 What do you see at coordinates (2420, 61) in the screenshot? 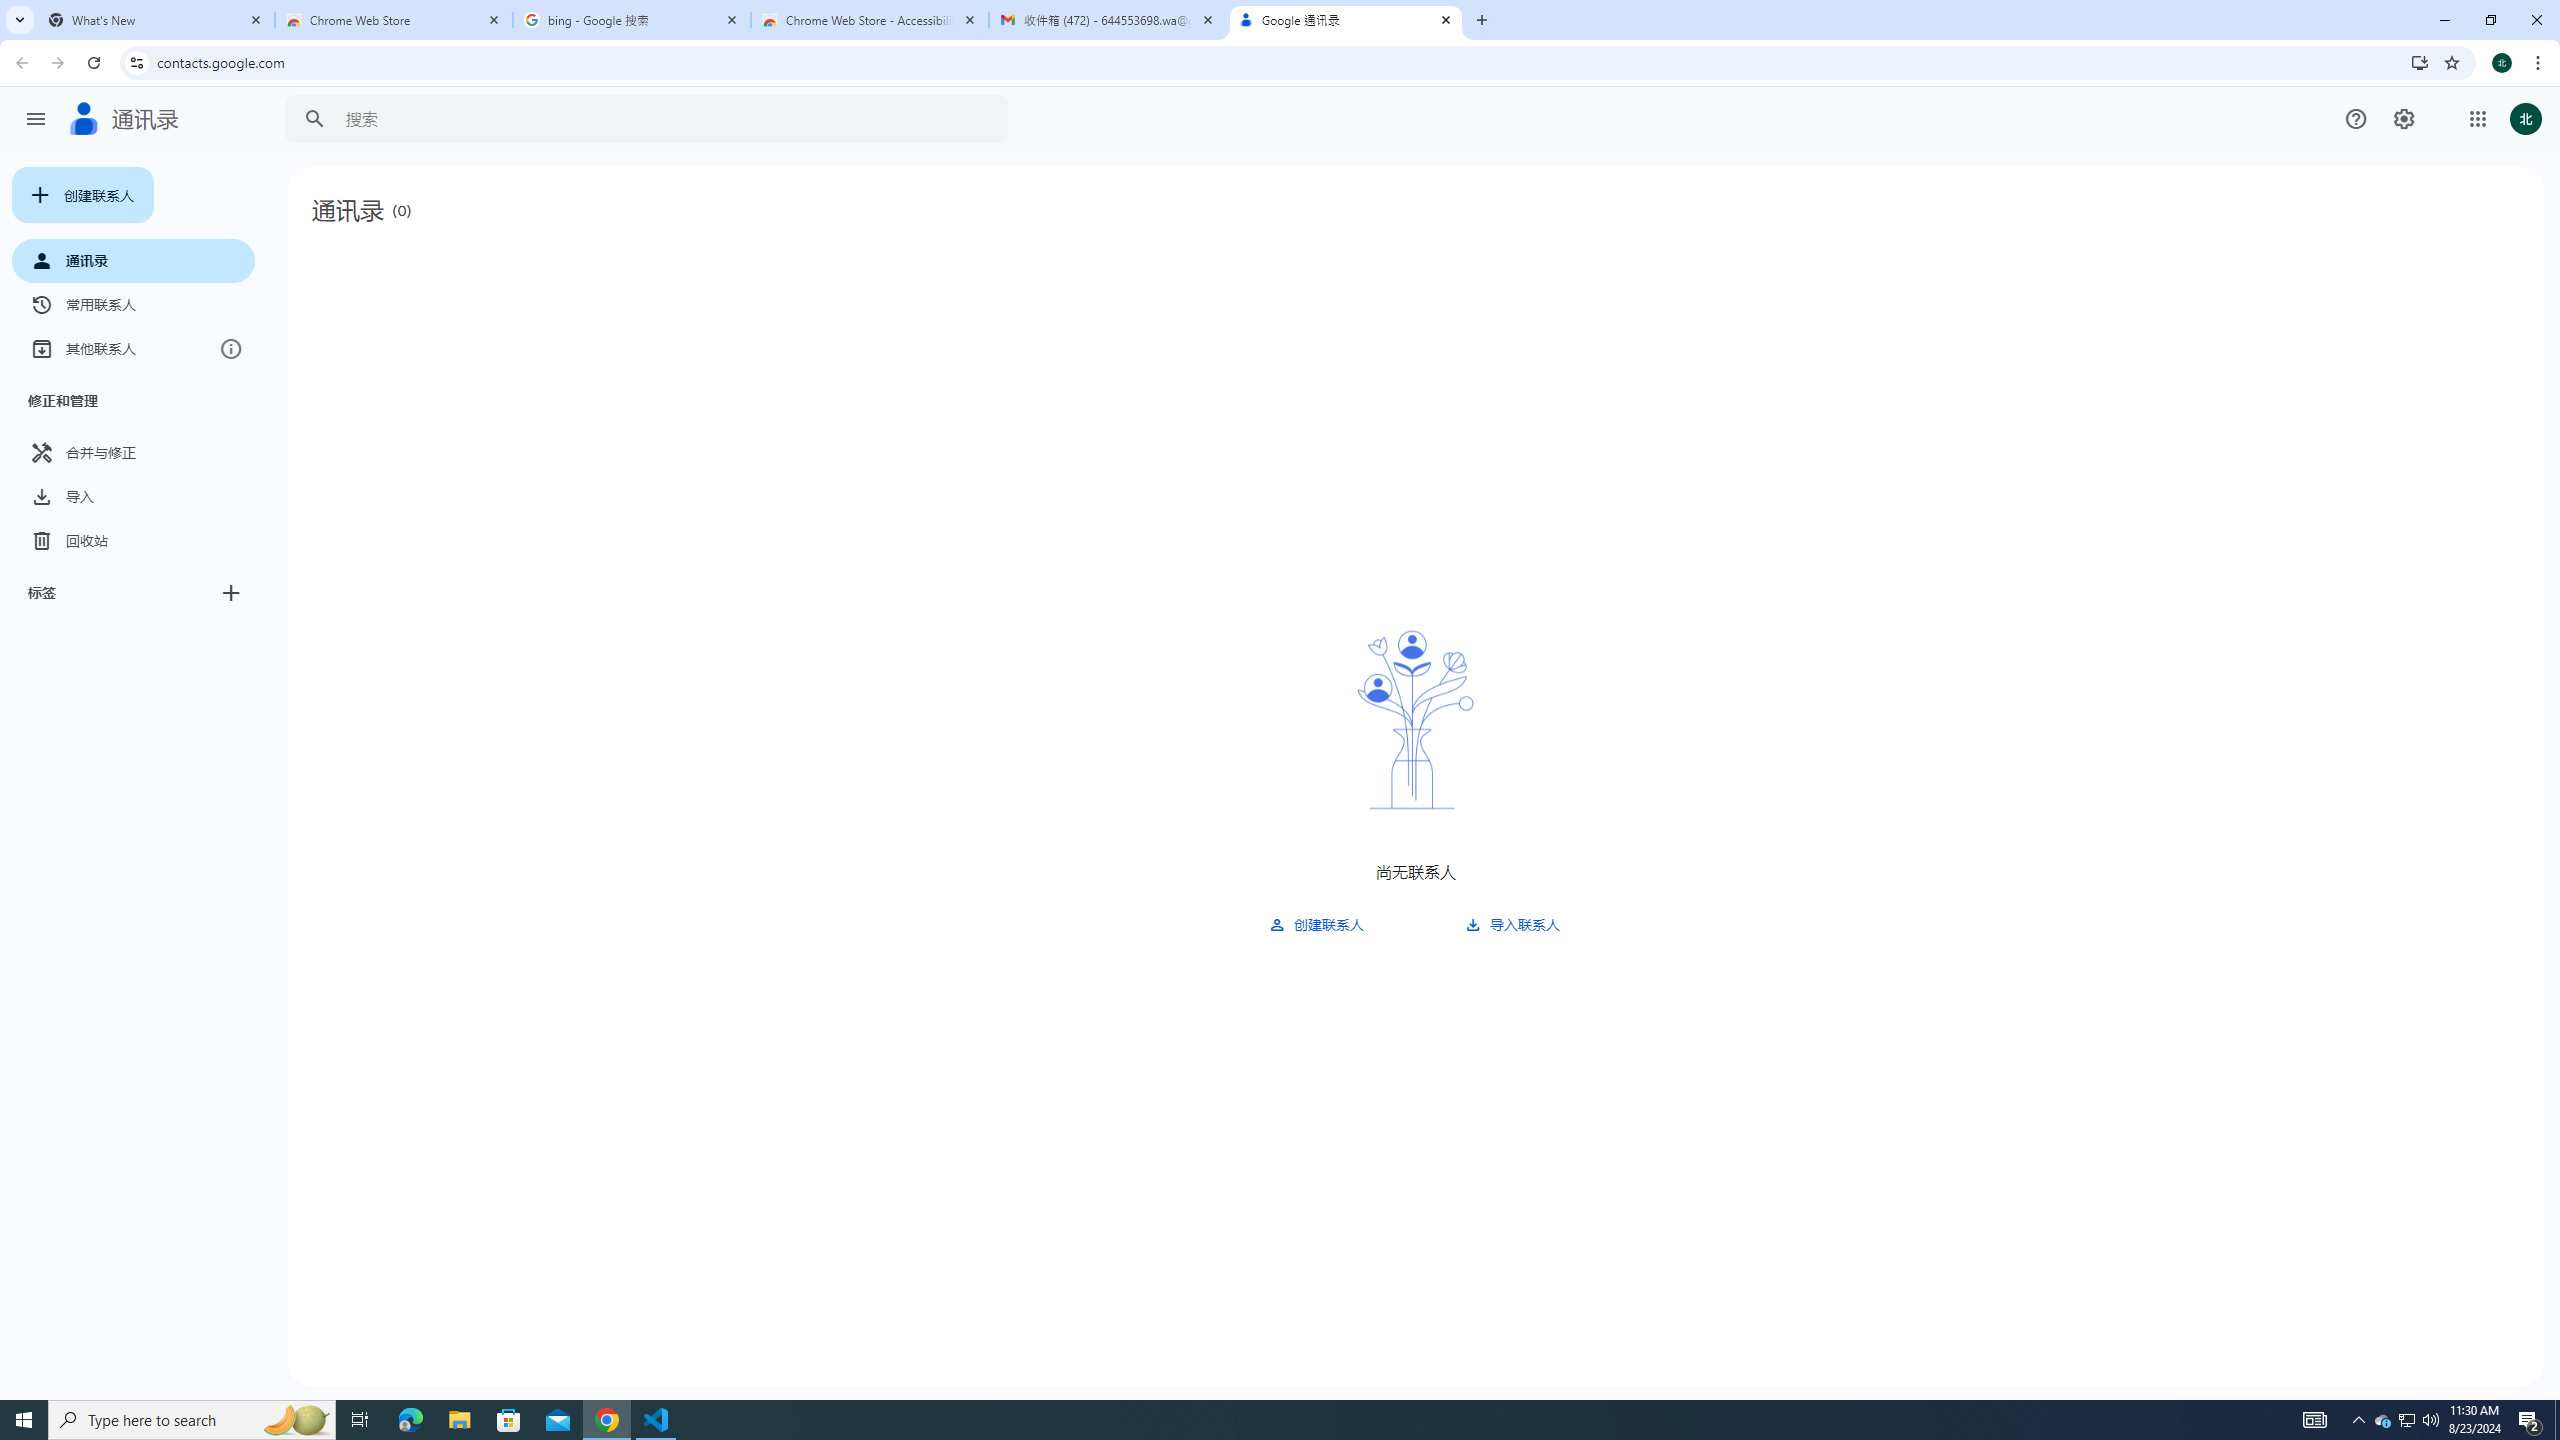
I see `'Install Google Contacts'` at bounding box center [2420, 61].